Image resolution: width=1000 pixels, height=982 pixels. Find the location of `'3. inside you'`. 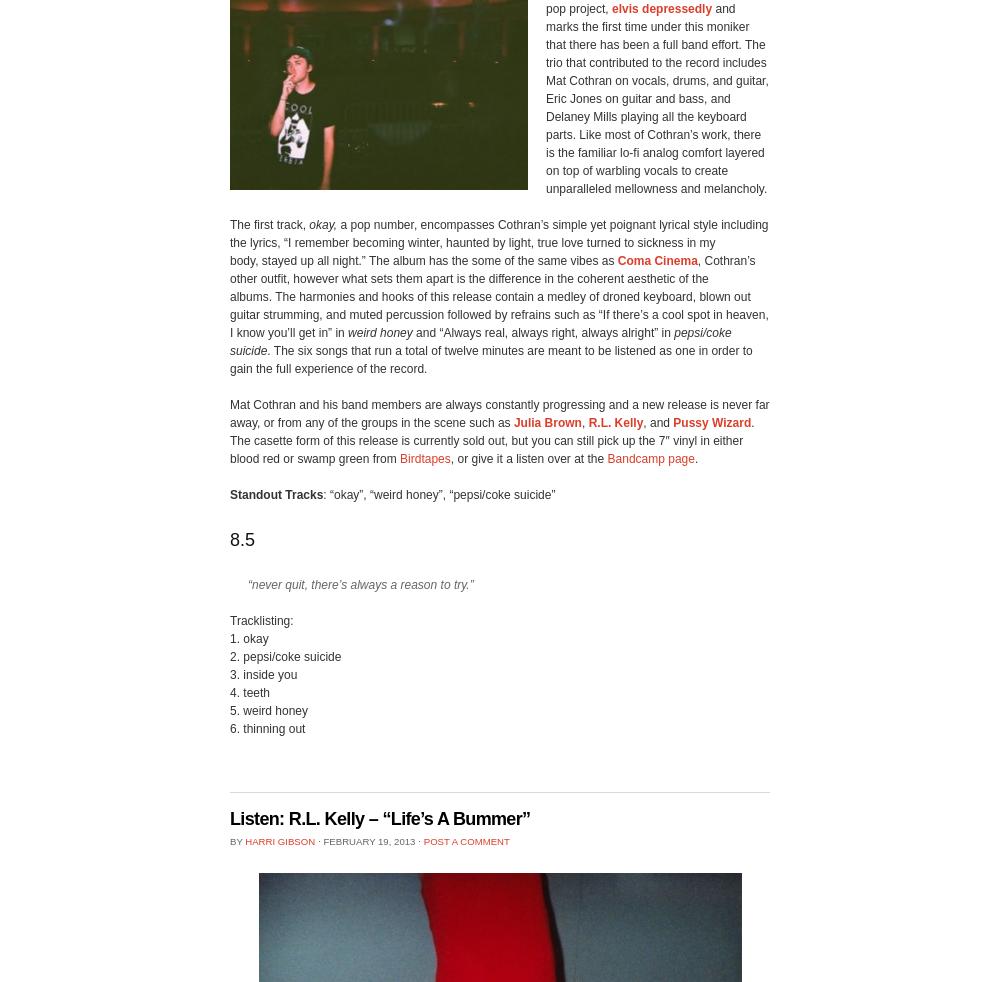

'3. inside you' is located at coordinates (263, 674).